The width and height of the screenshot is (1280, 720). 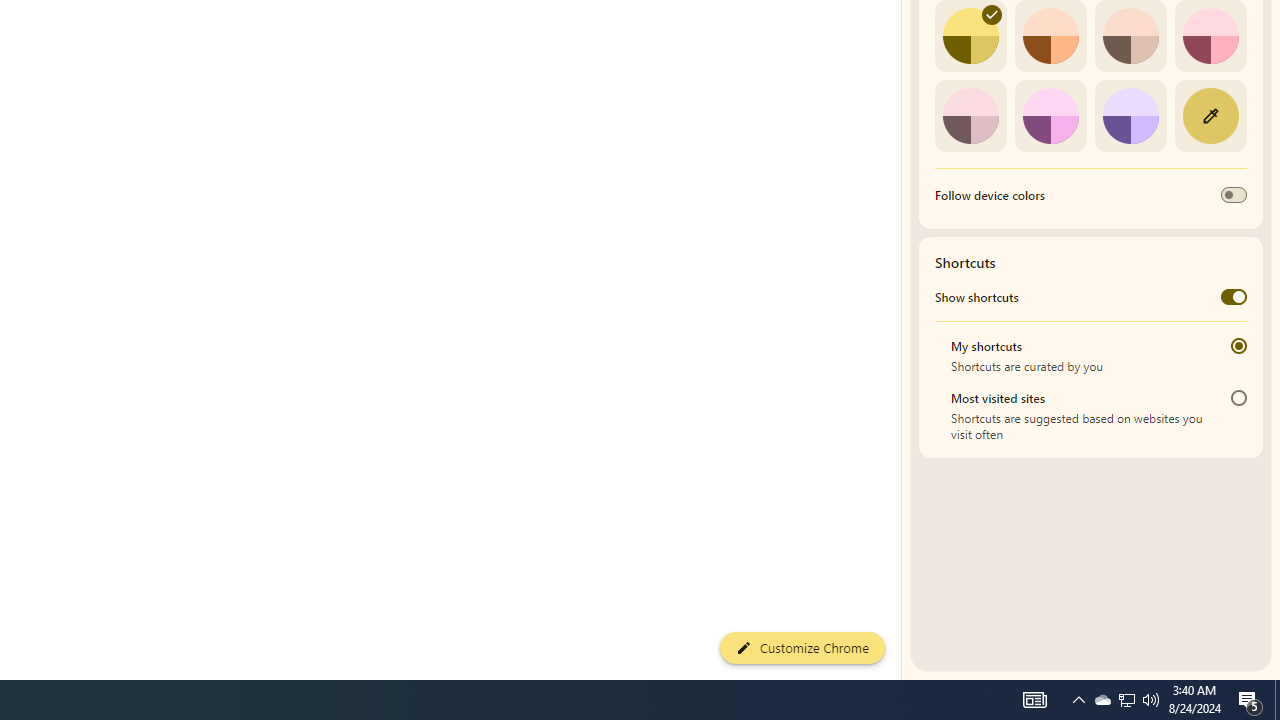 What do you see at coordinates (1209, 115) in the screenshot?
I see `'Custom color'` at bounding box center [1209, 115].